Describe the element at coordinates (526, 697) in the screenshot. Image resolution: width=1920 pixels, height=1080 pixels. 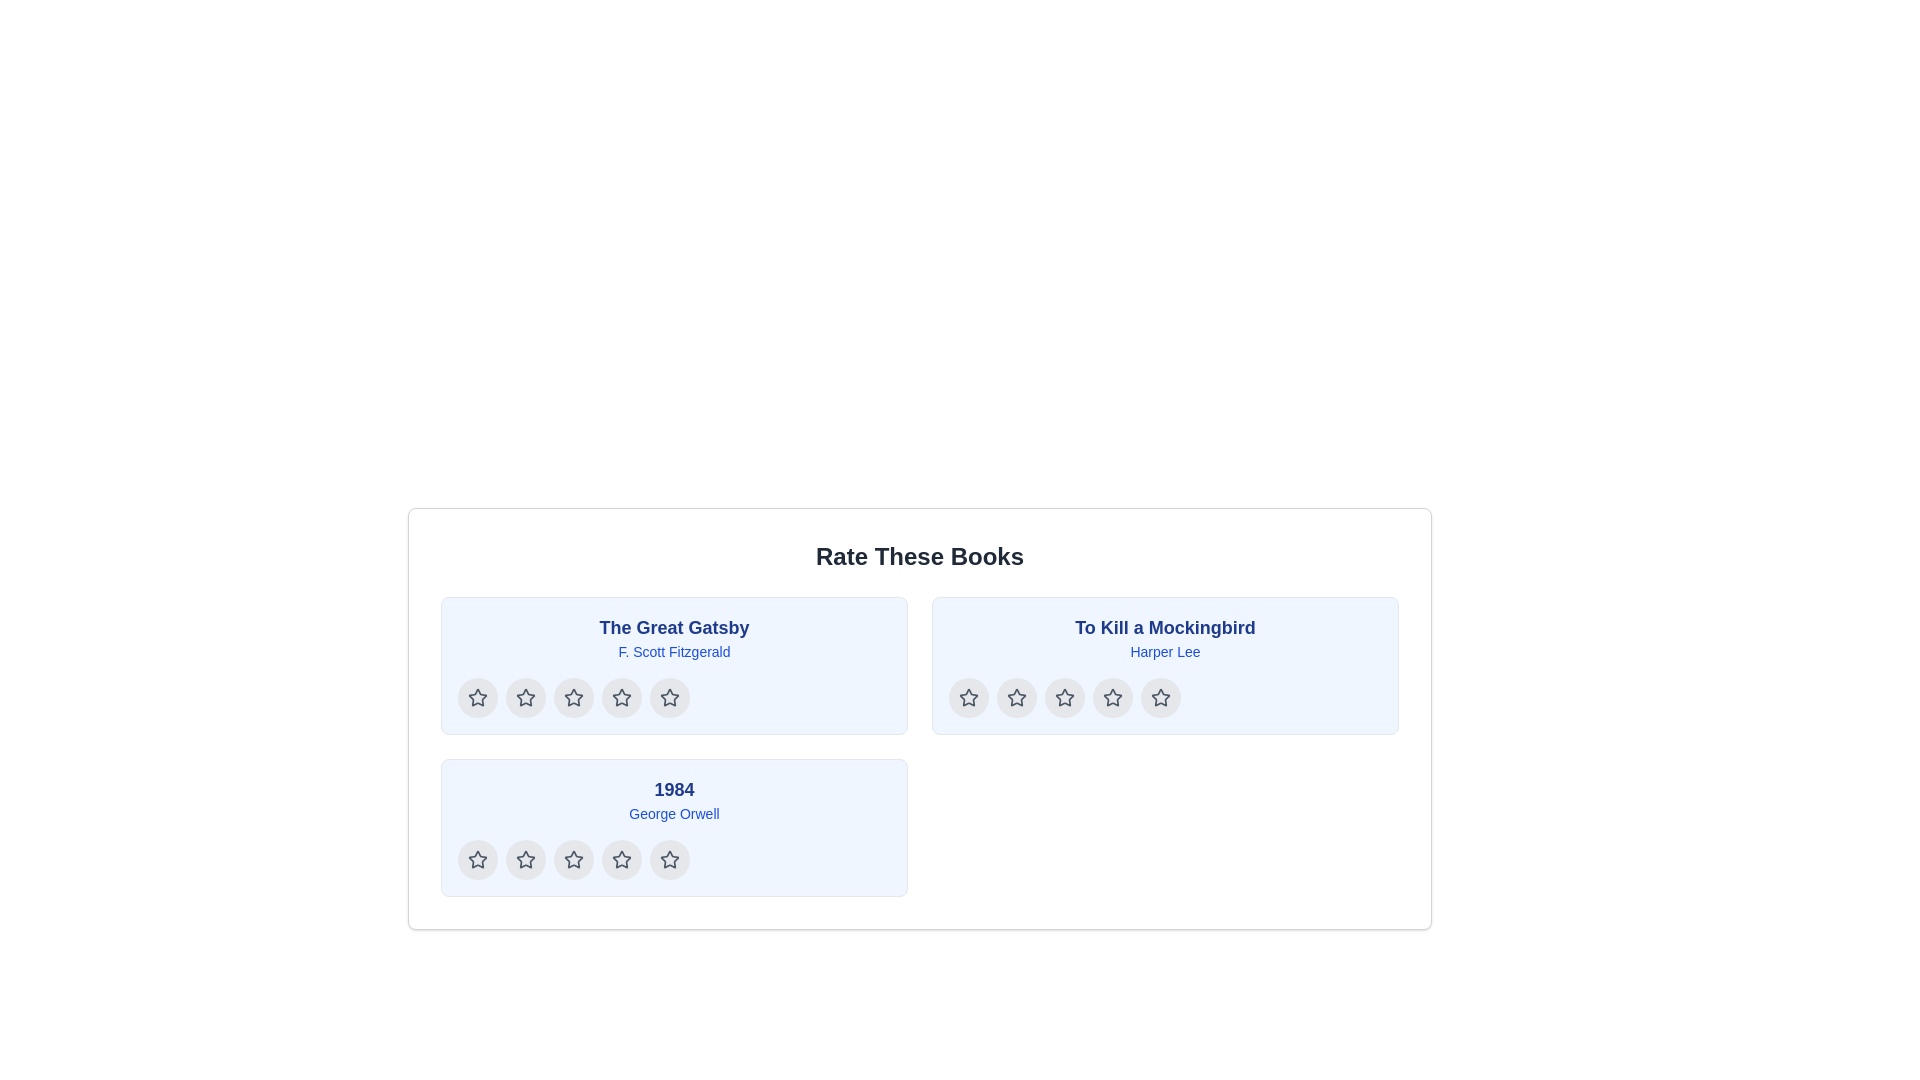
I see `the circular button with a star icon located under the title 'The Great Gatsby' in the 'Rate These Books' interface` at that location.